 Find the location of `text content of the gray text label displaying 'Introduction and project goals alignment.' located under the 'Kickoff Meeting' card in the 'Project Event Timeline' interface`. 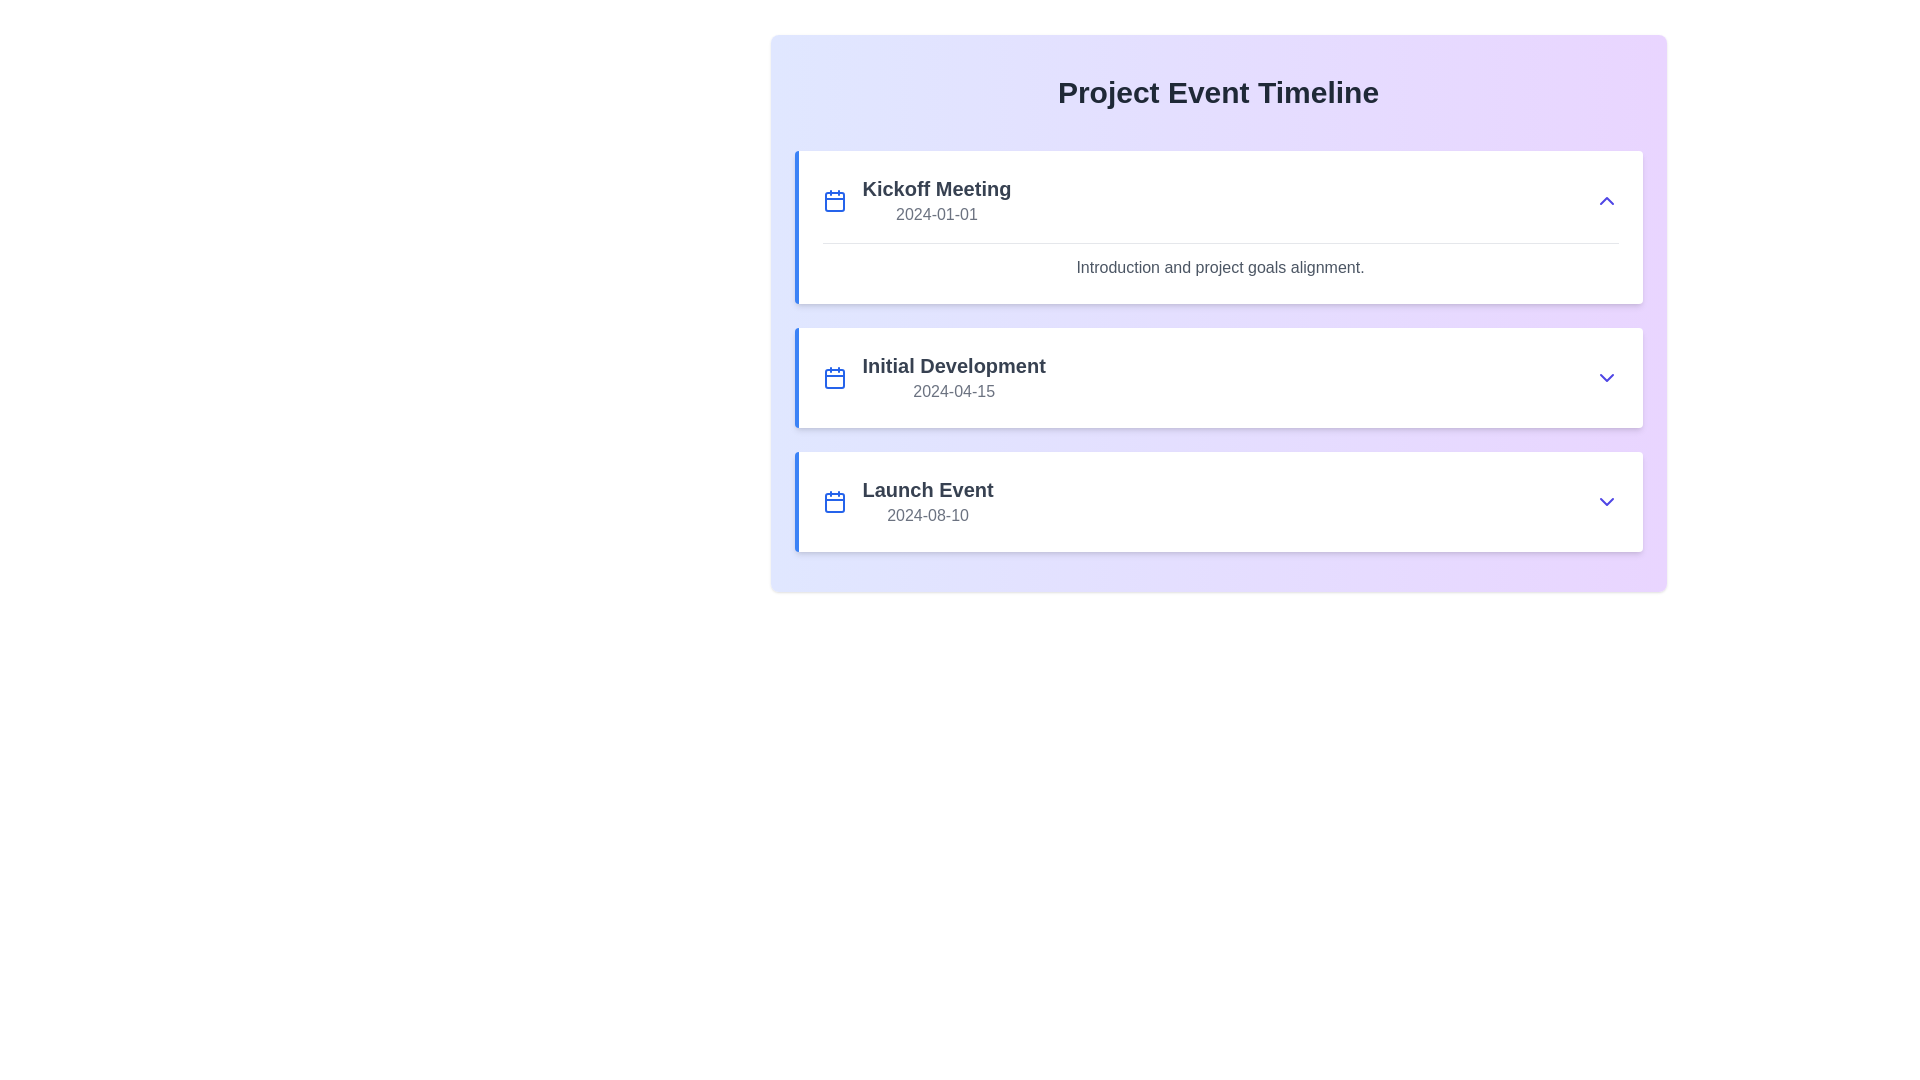

text content of the gray text label displaying 'Introduction and project goals alignment.' located under the 'Kickoff Meeting' card in the 'Project Event Timeline' interface is located at coordinates (1219, 266).